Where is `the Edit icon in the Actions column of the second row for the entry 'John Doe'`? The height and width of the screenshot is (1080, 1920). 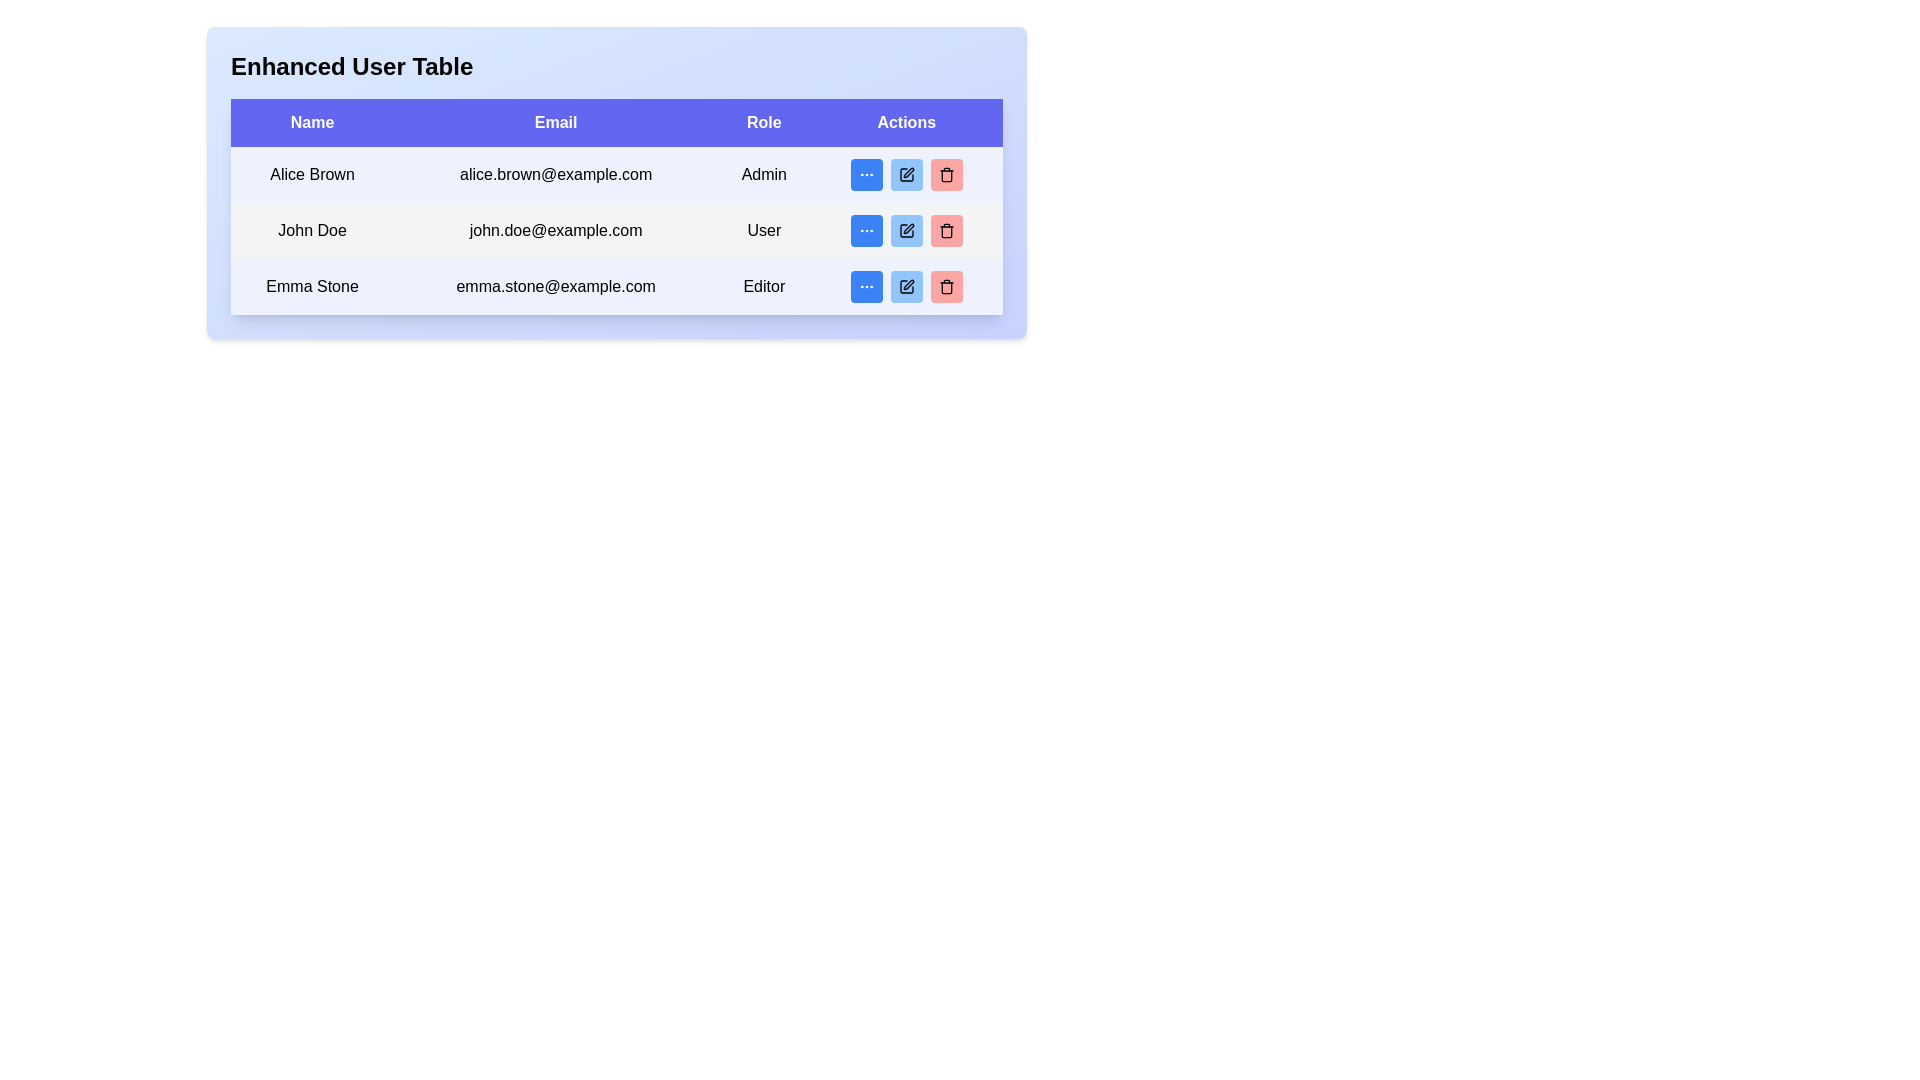
the Edit icon in the Actions column of the second row for the entry 'John Doe' is located at coordinates (905, 230).